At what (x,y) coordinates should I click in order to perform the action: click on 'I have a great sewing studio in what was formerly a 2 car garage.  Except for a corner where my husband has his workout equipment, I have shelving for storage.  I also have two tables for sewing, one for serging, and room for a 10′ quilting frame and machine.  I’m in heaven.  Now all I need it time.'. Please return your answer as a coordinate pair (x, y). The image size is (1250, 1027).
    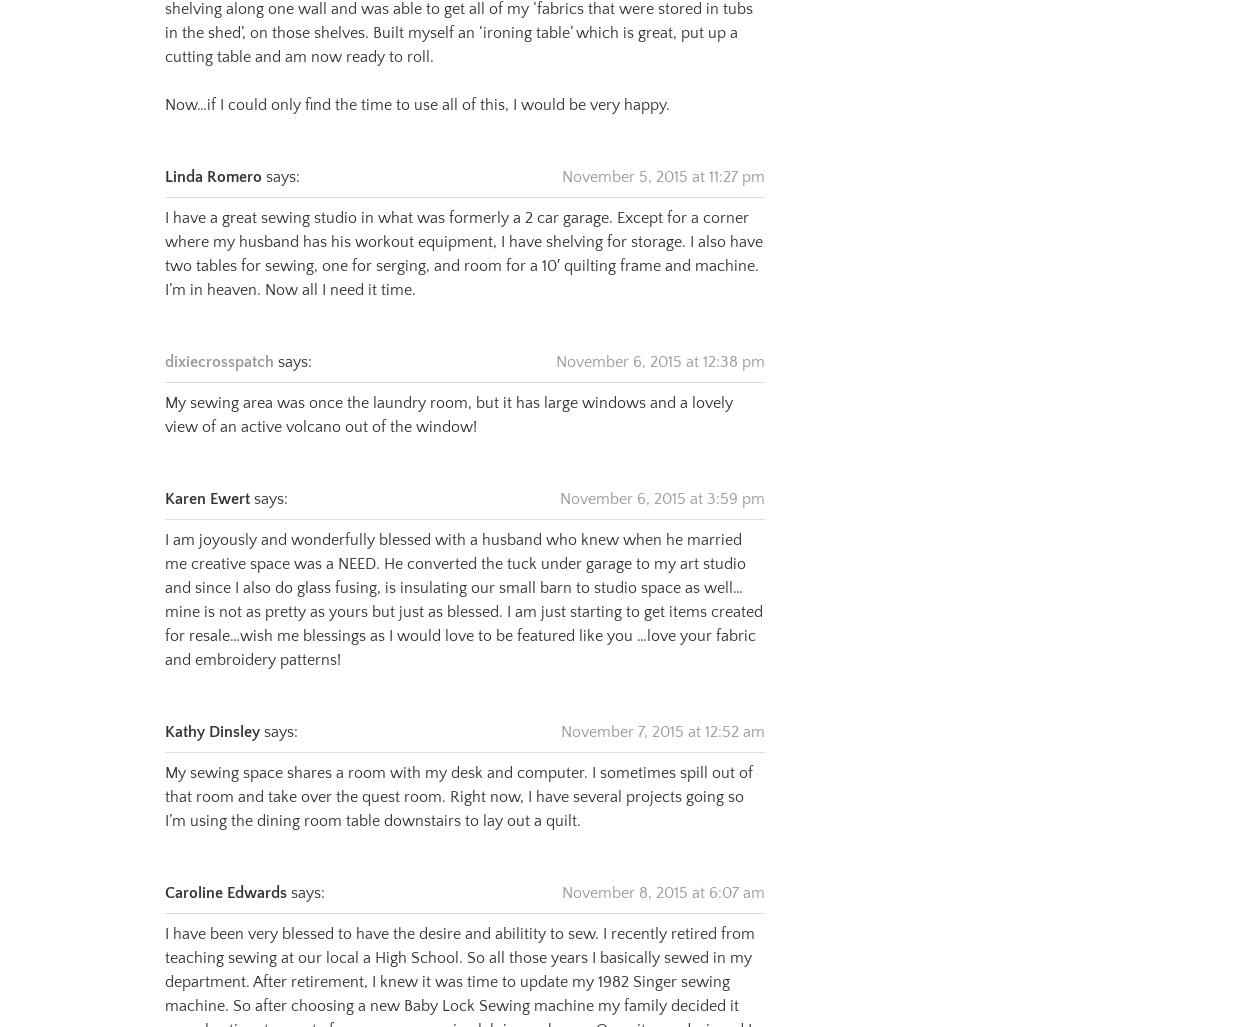
    Looking at the image, I should click on (462, 229).